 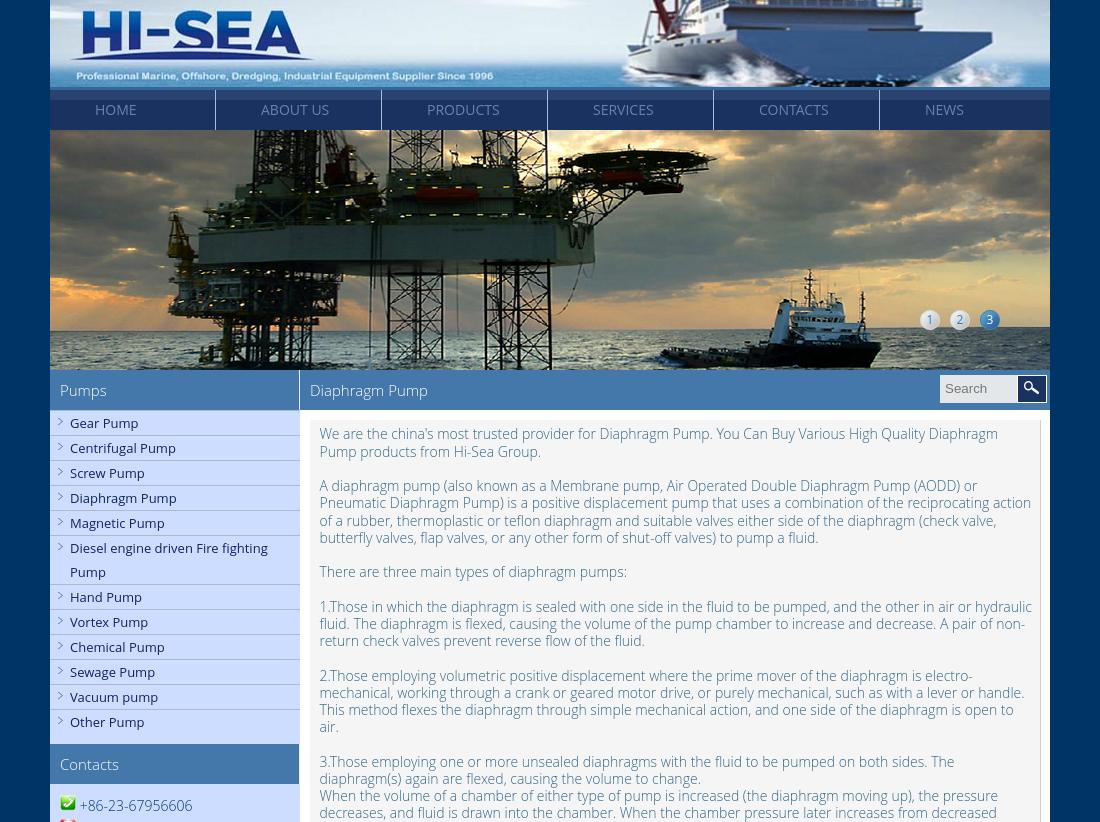 What do you see at coordinates (117, 646) in the screenshot?
I see `'Chemical Pump'` at bounding box center [117, 646].